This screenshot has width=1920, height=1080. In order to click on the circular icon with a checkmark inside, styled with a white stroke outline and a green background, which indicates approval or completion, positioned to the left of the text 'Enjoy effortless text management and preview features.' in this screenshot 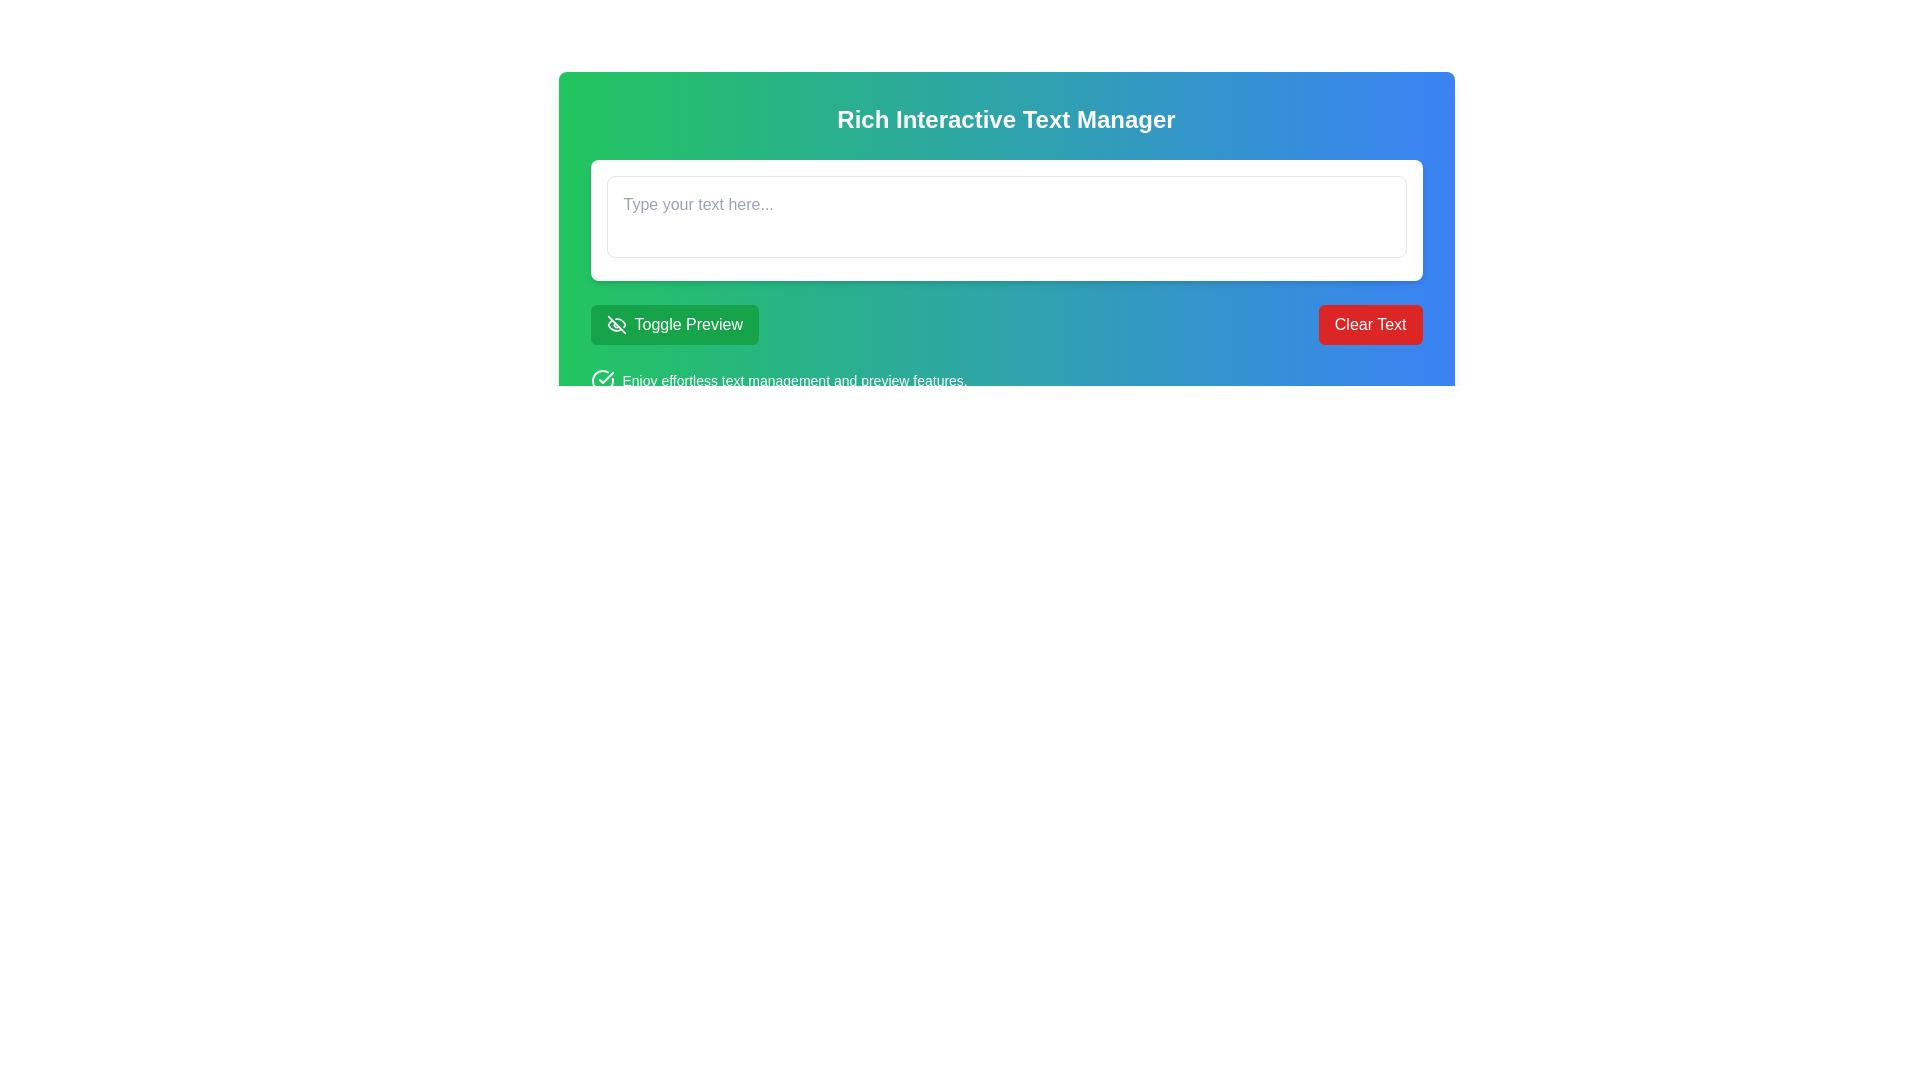, I will do `click(601, 381)`.